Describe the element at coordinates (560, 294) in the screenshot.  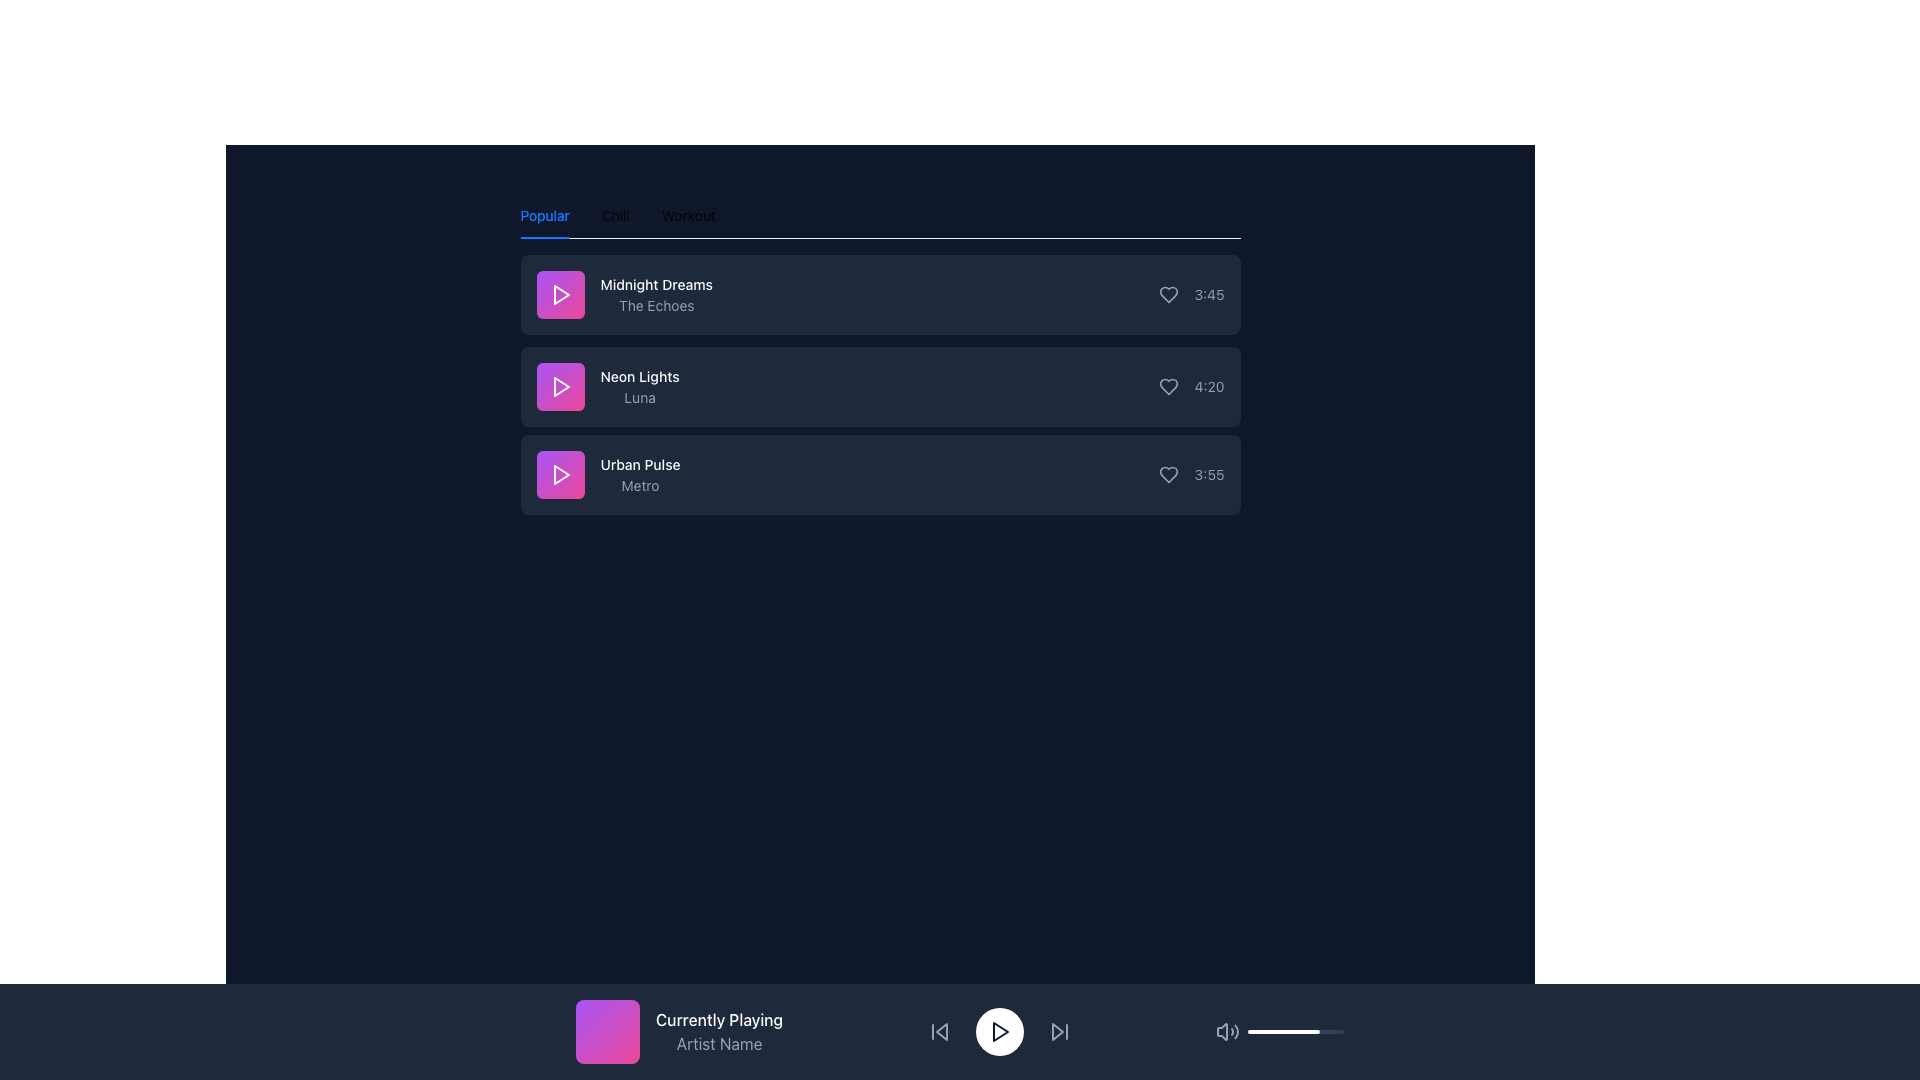
I see `the triangular play icon with a purple gradient background located at the top-left corner of the 'Midnight Dreams' song tile in the 'Popular' section` at that location.